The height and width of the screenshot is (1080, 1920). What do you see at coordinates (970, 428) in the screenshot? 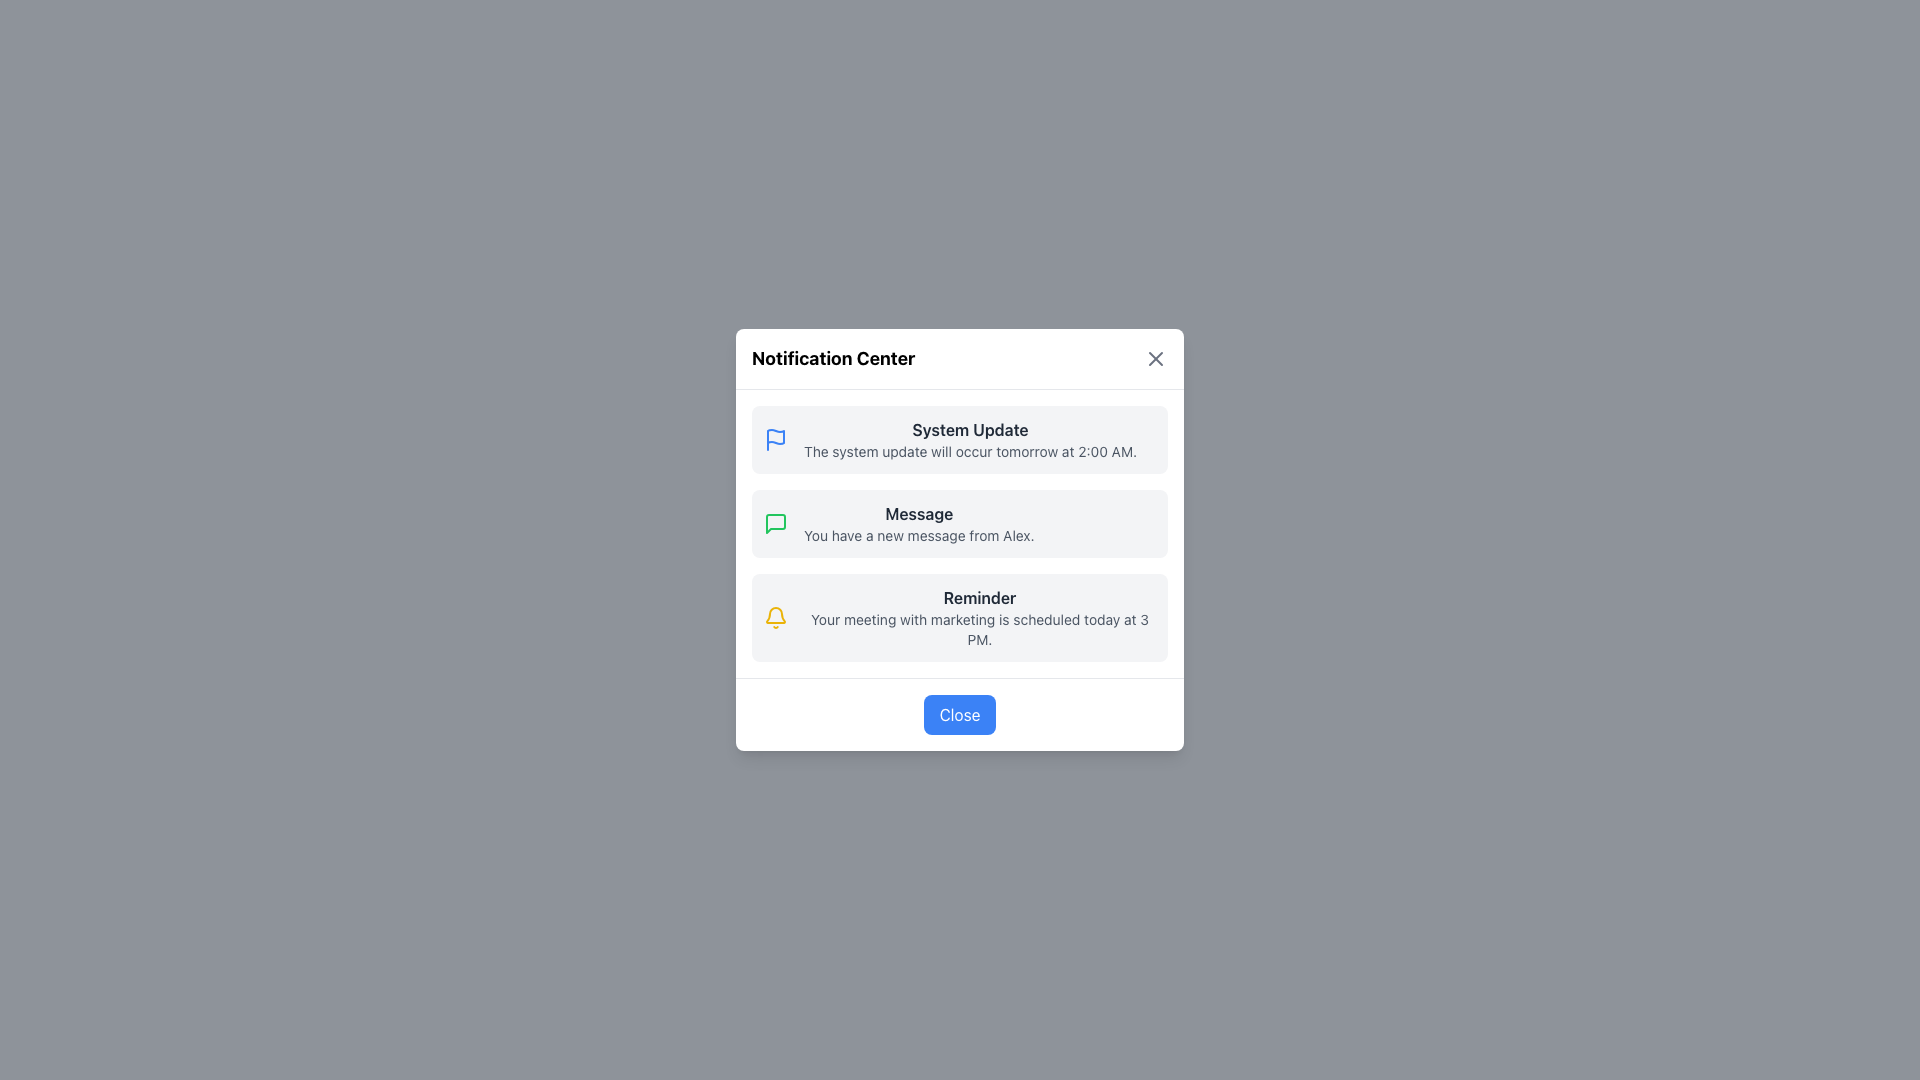
I see `the title Text label in the Notification Center that indicates a system update scheduled for the next day, positioned above the descriptive text and aligned with the blue flag icon` at bounding box center [970, 428].